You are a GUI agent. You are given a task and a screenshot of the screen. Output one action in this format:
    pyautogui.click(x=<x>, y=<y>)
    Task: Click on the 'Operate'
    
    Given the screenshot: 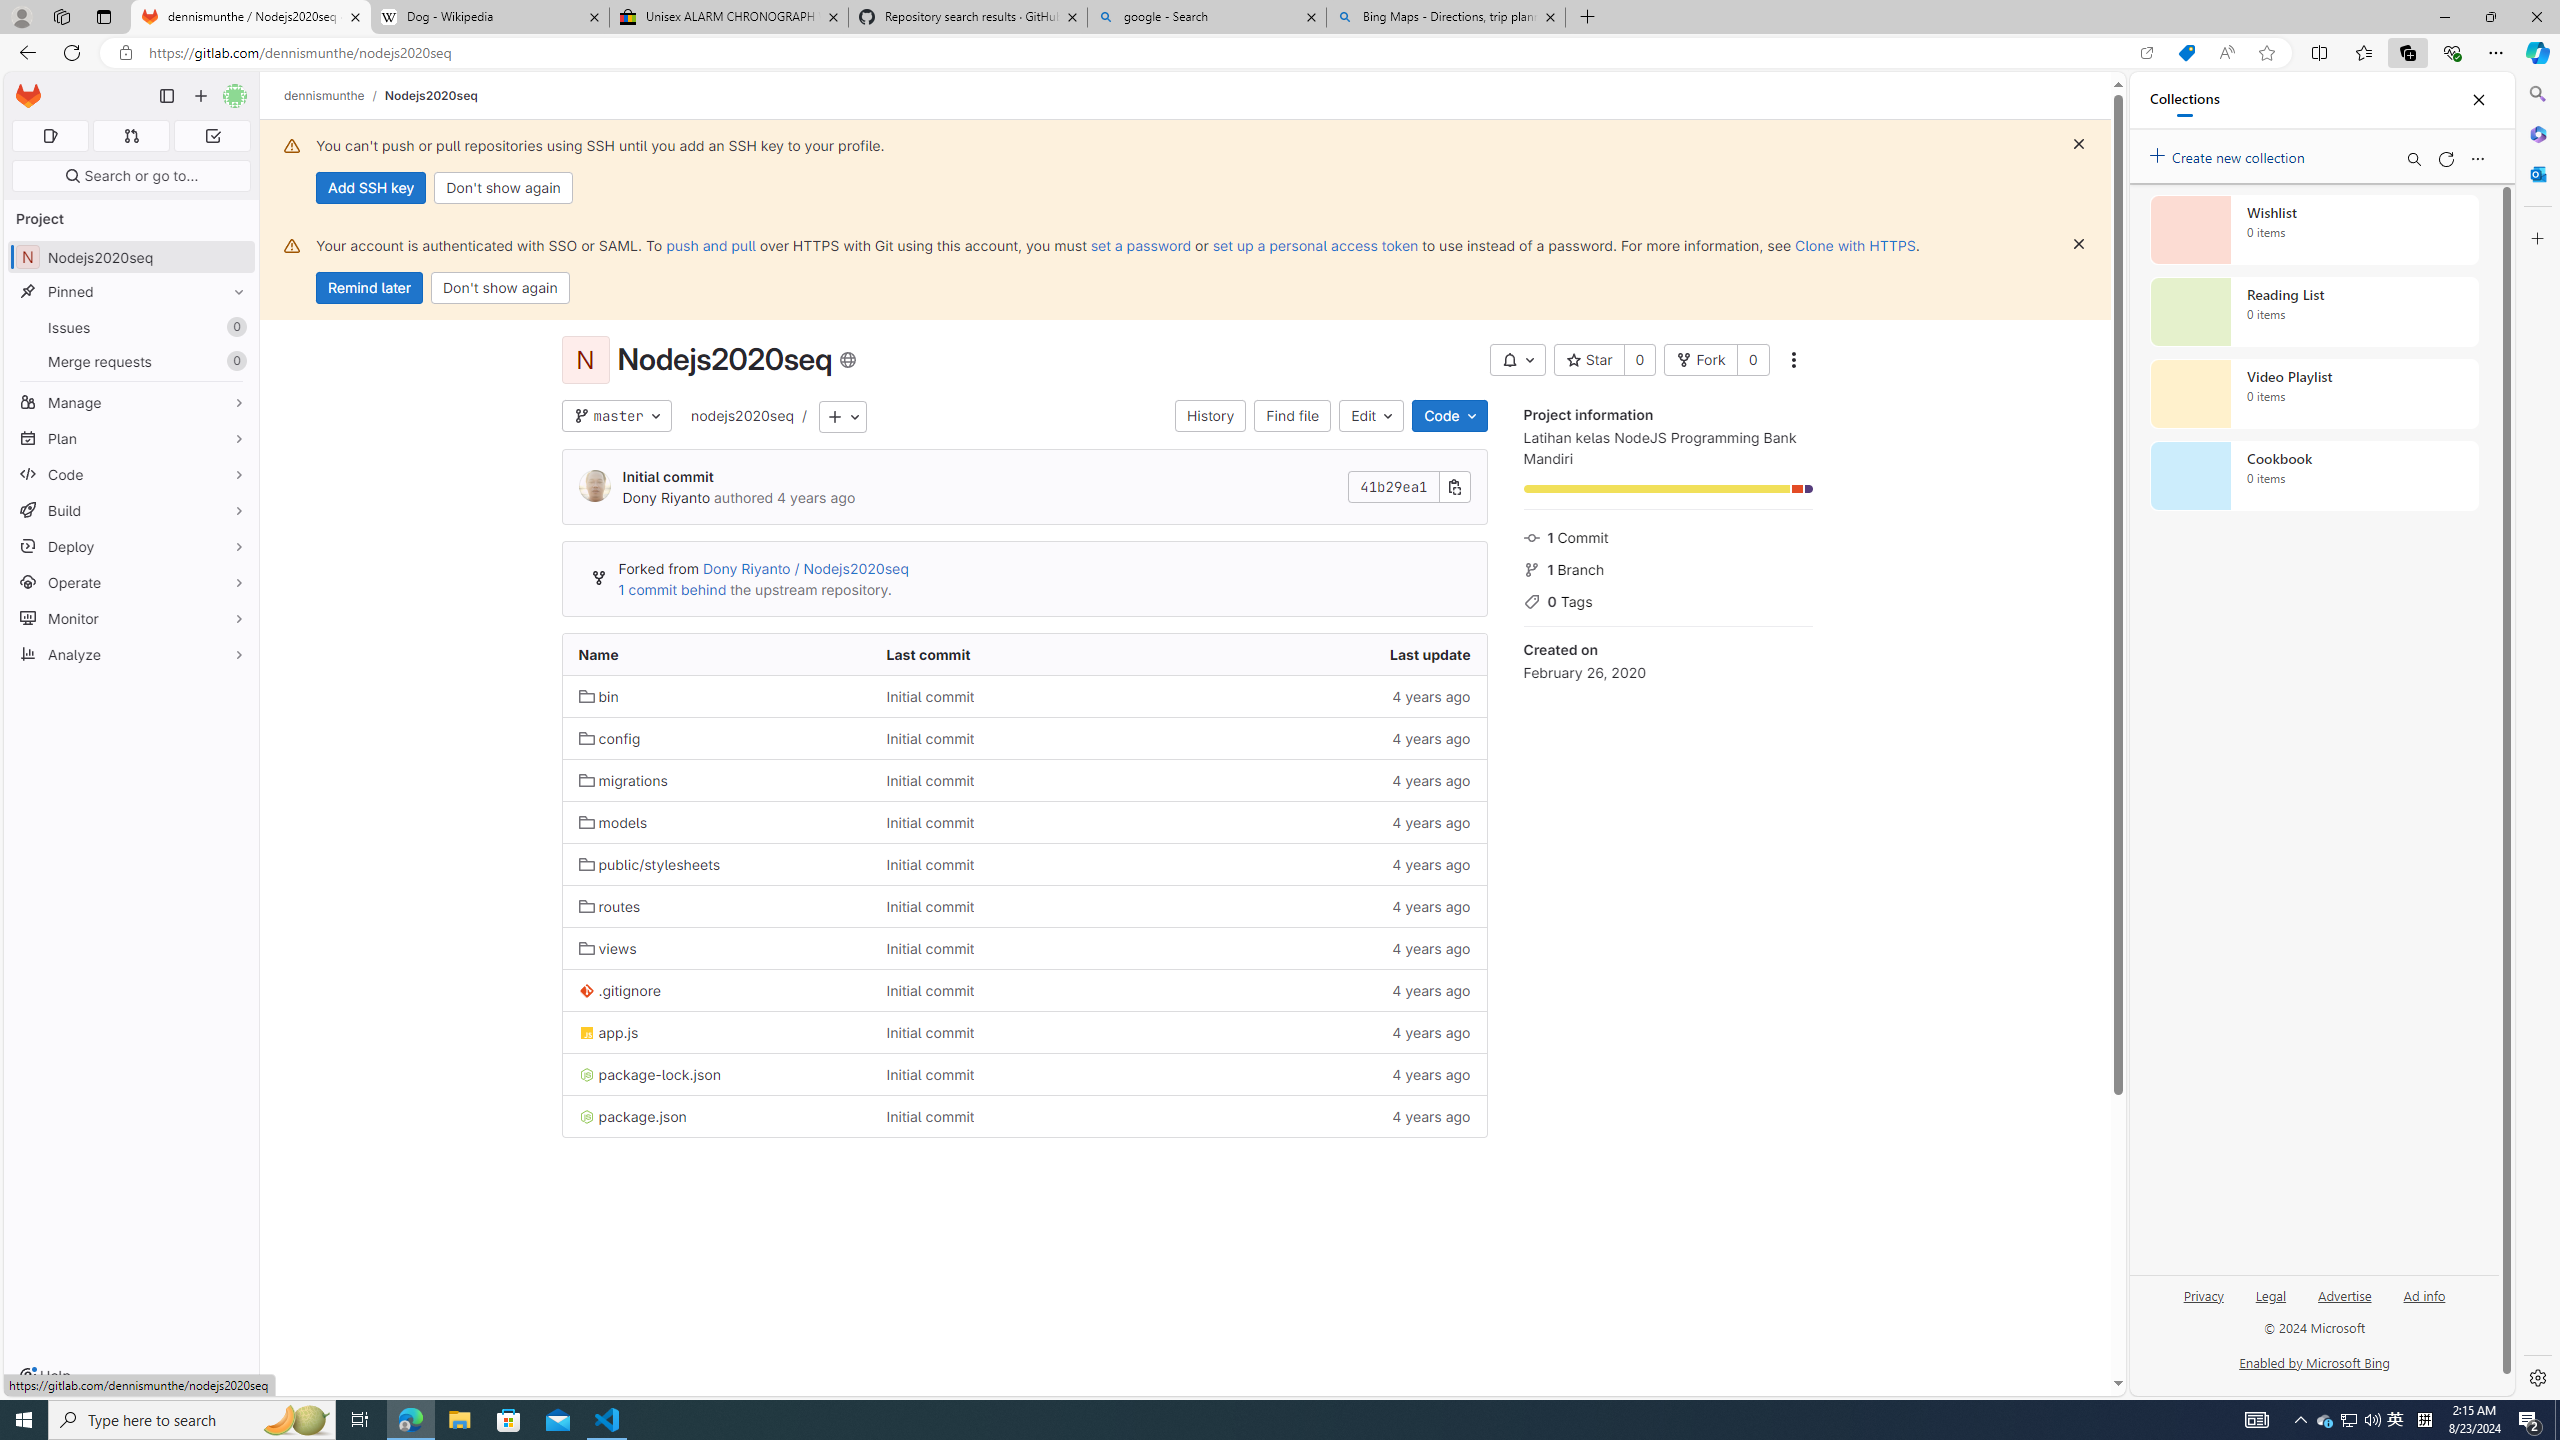 What is the action you would take?
    pyautogui.click(x=130, y=582)
    